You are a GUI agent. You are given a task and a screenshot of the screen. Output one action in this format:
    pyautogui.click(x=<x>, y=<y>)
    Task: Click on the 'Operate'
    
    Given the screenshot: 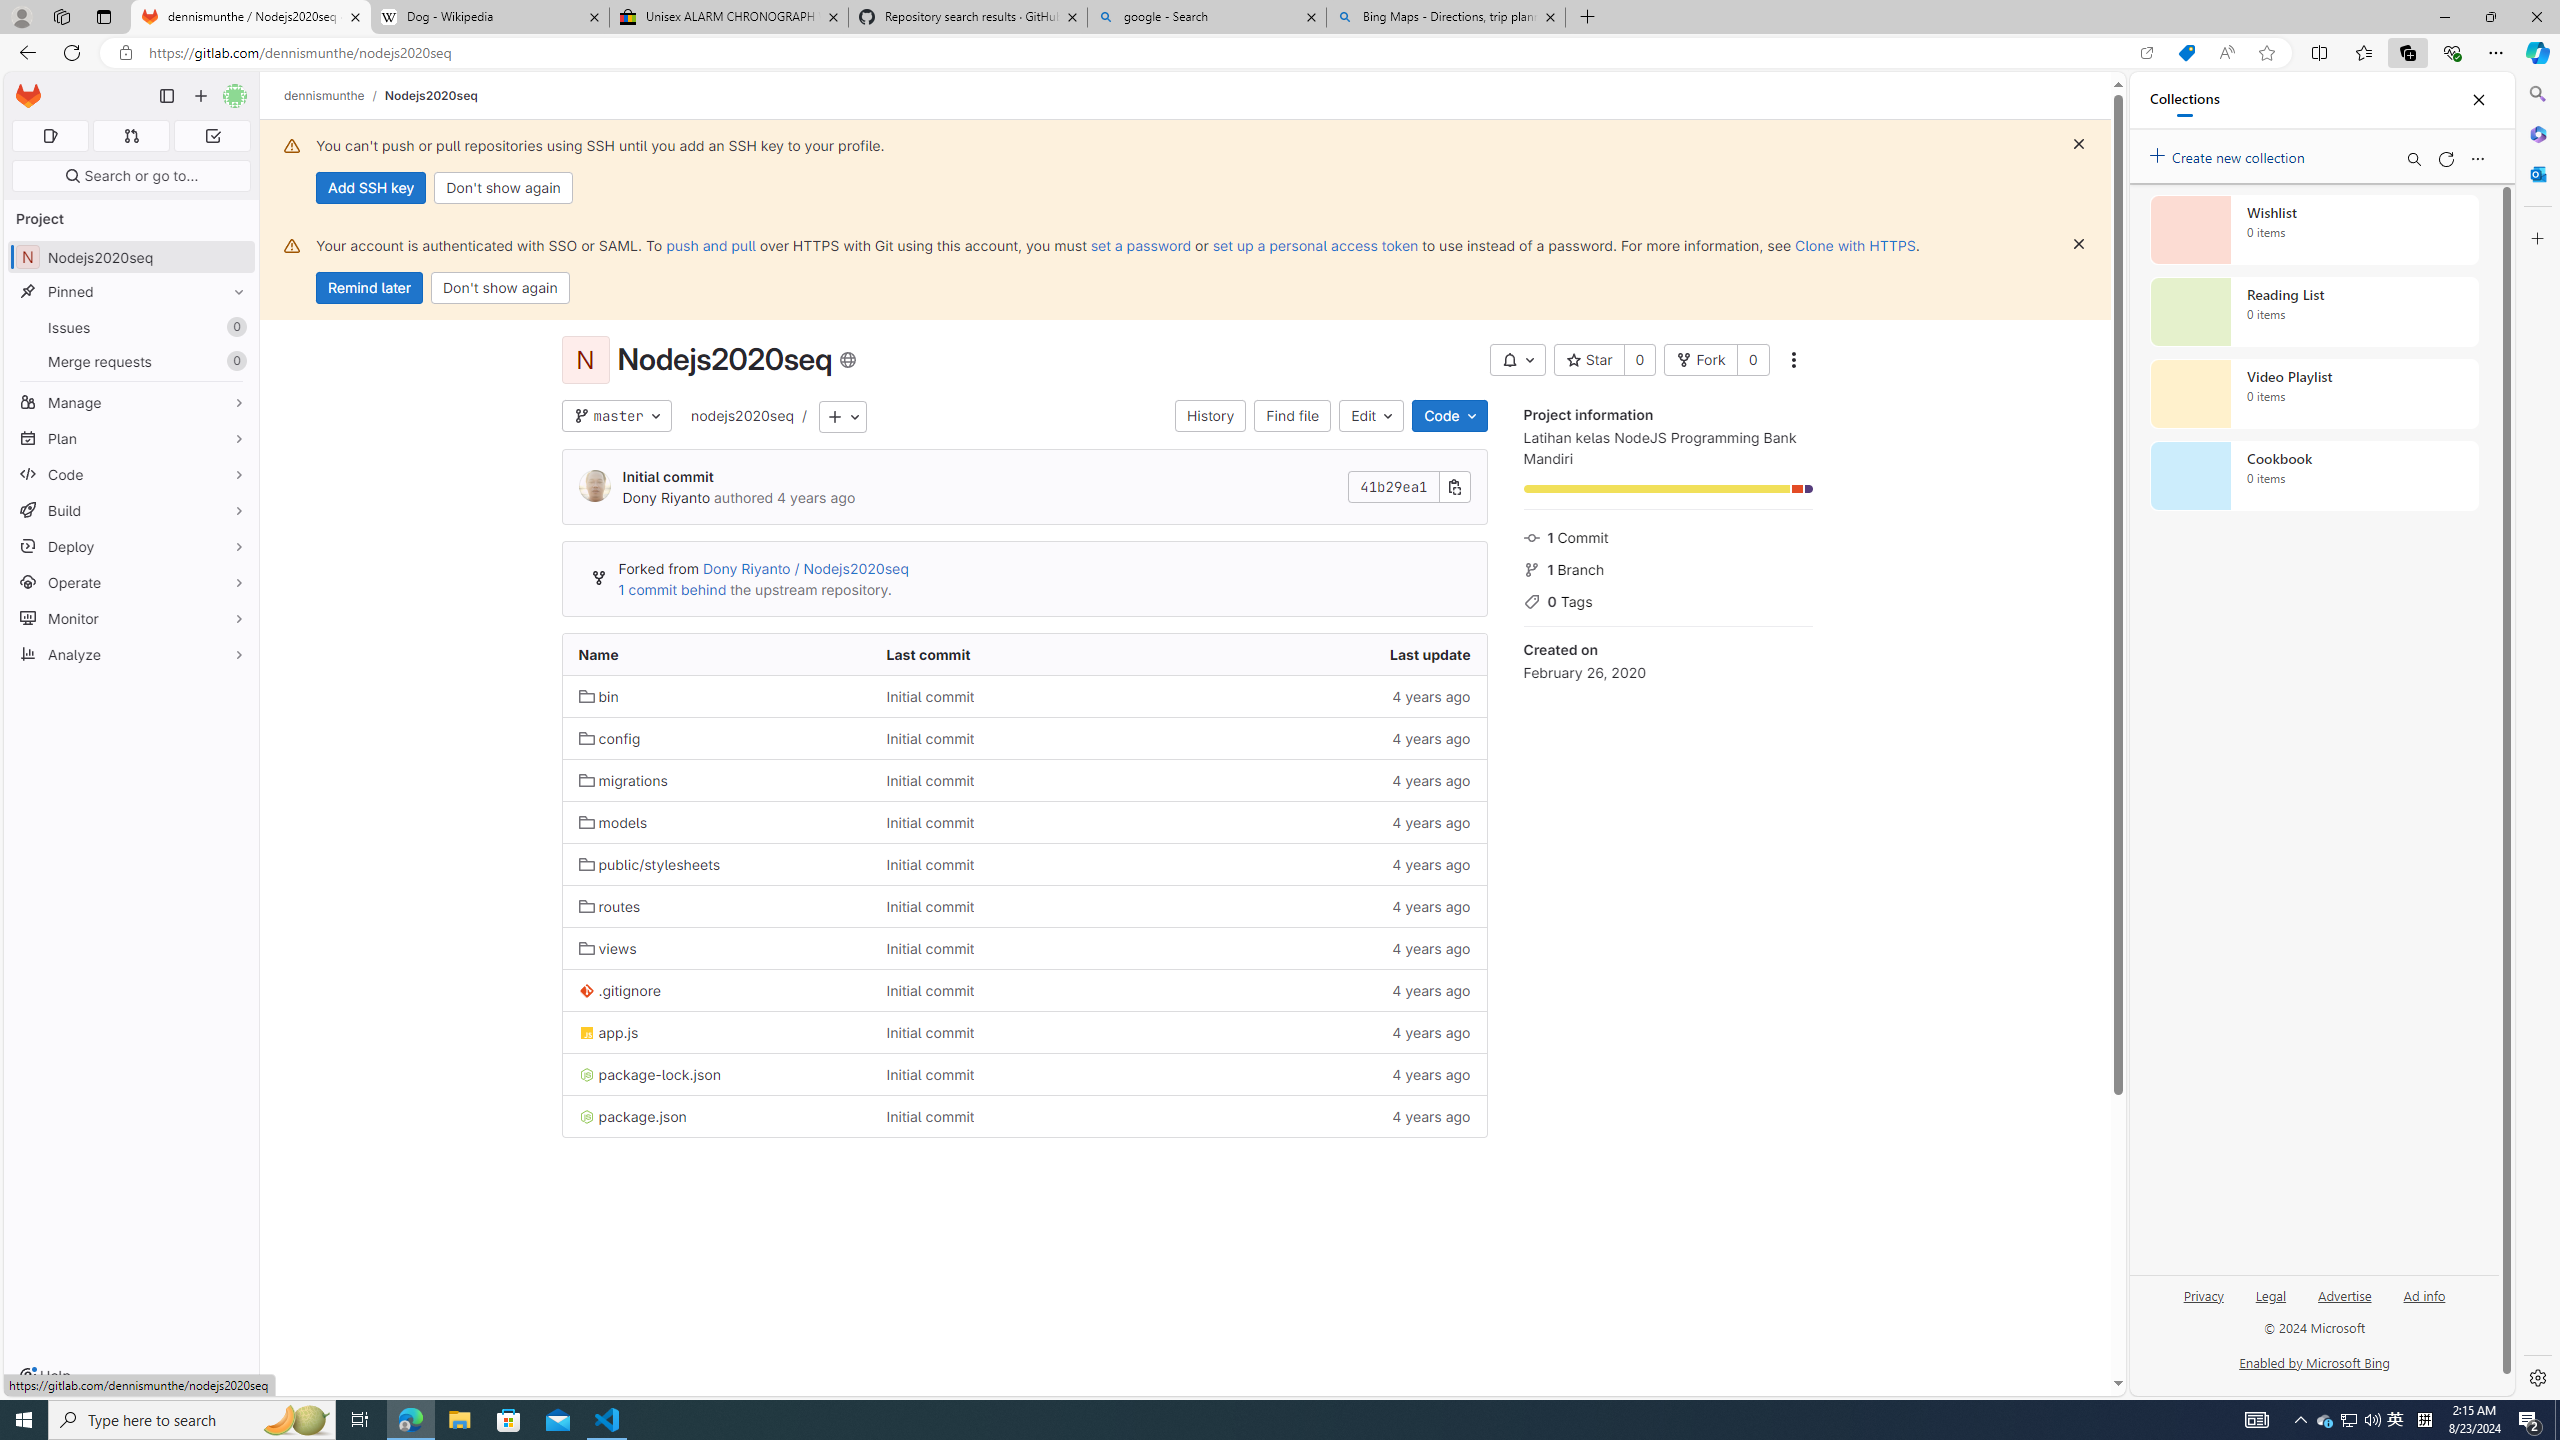 What is the action you would take?
    pyautogui.click(x=130, y=582)
    